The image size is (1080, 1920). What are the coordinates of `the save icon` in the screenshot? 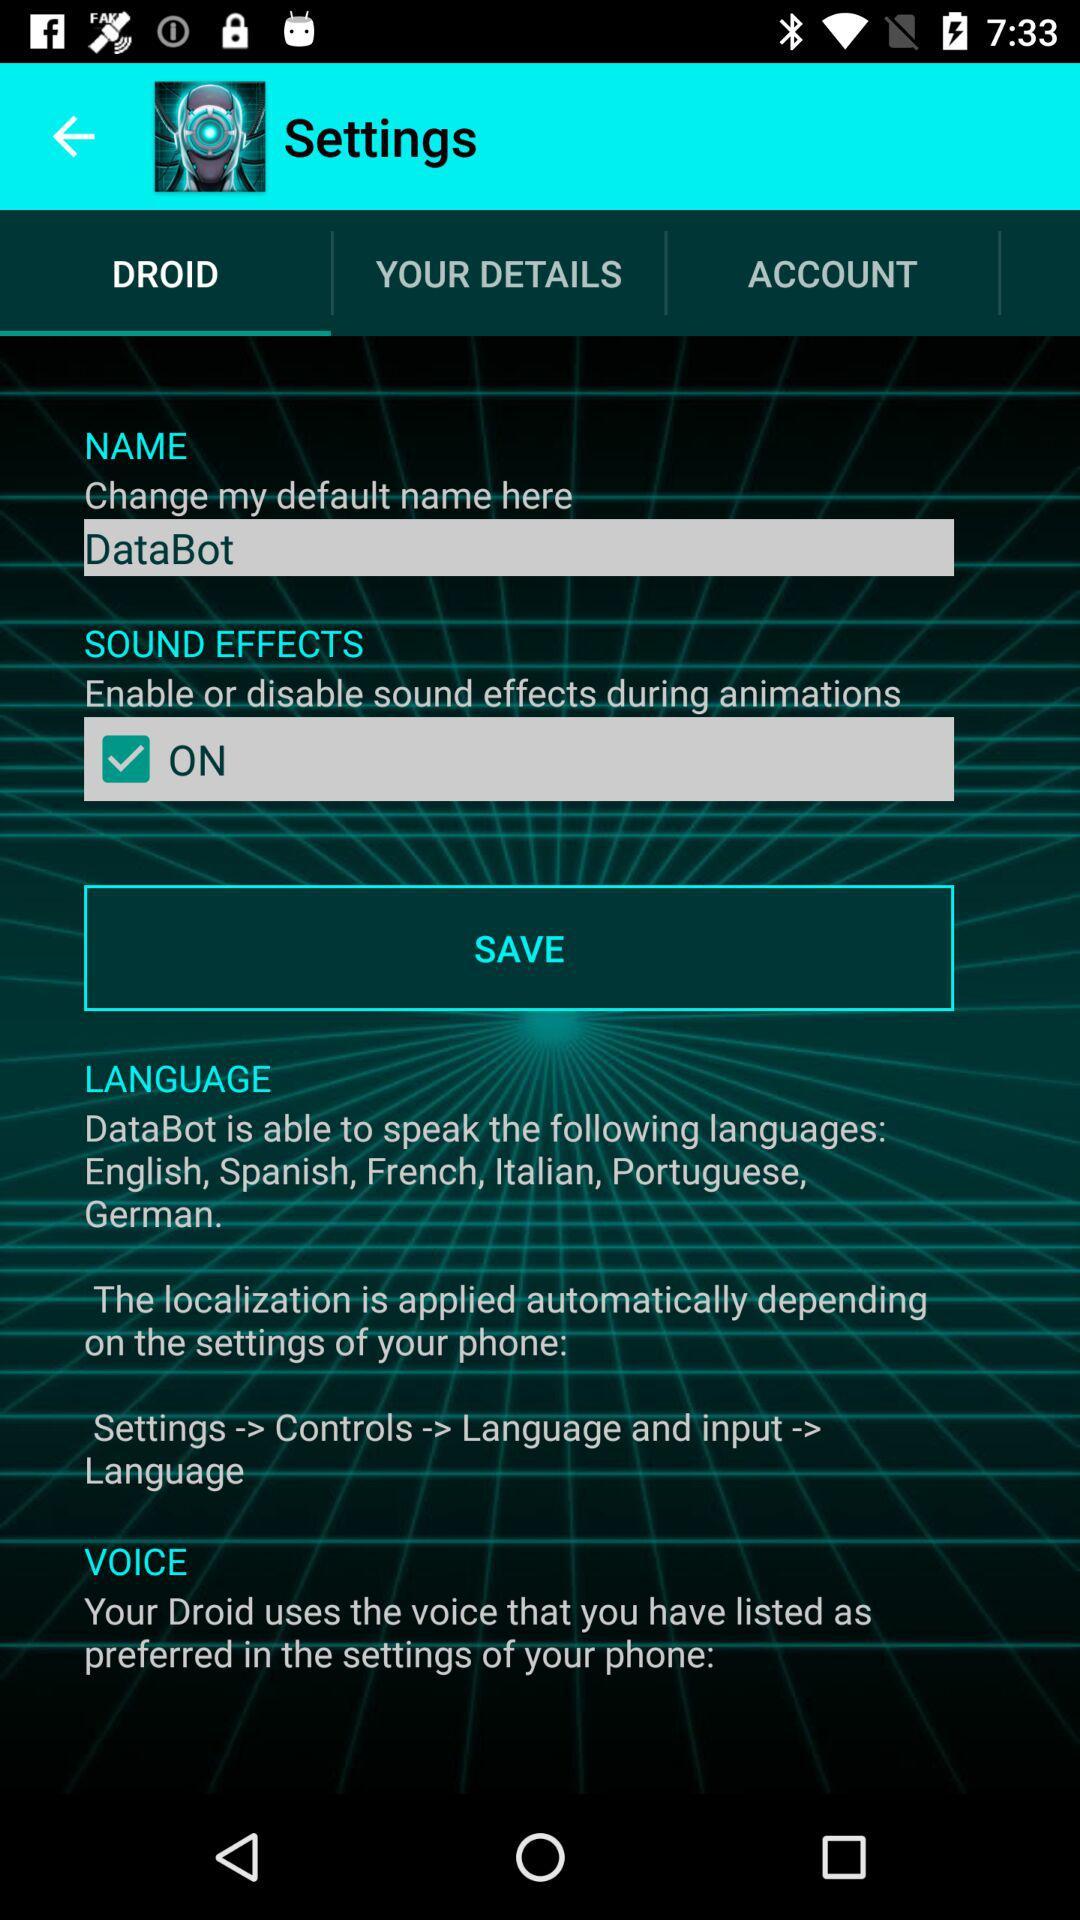 It's located at (518, 947).